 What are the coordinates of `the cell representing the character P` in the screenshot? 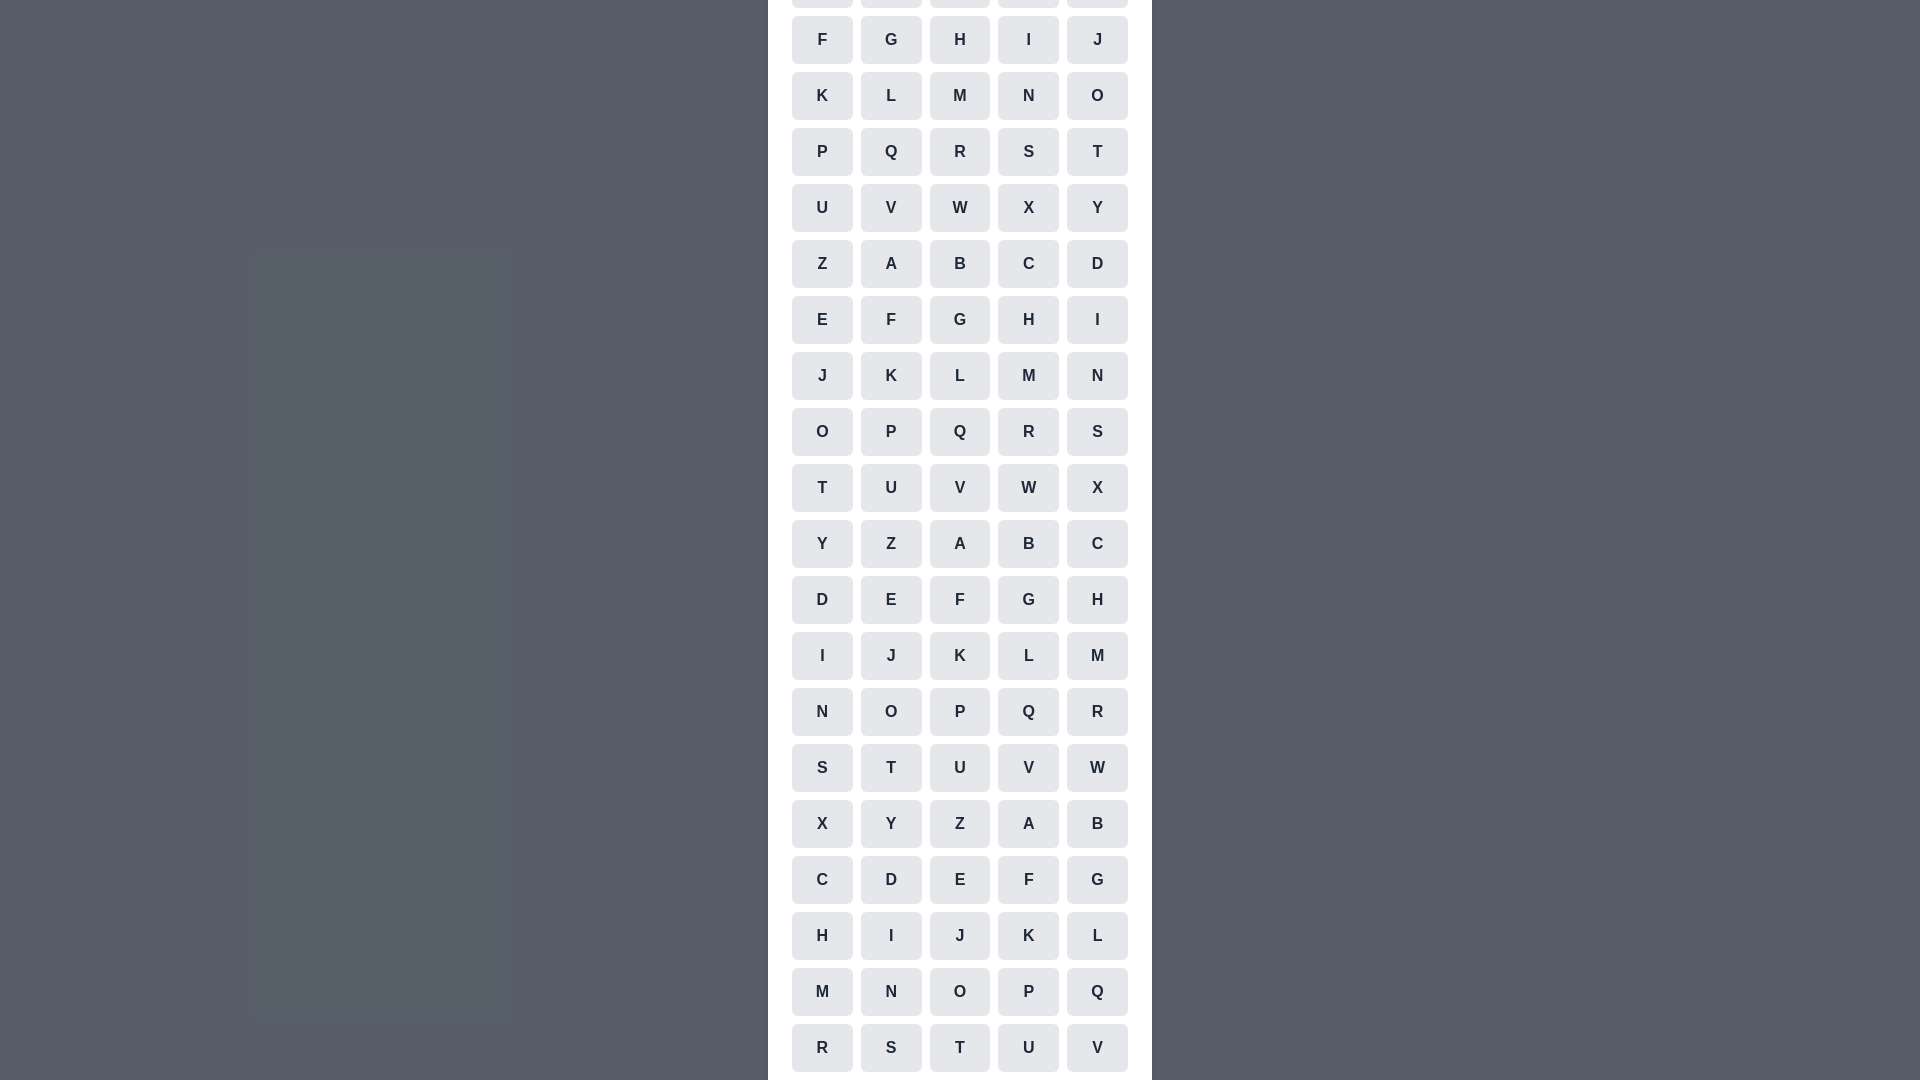 It's located at (821, 150).